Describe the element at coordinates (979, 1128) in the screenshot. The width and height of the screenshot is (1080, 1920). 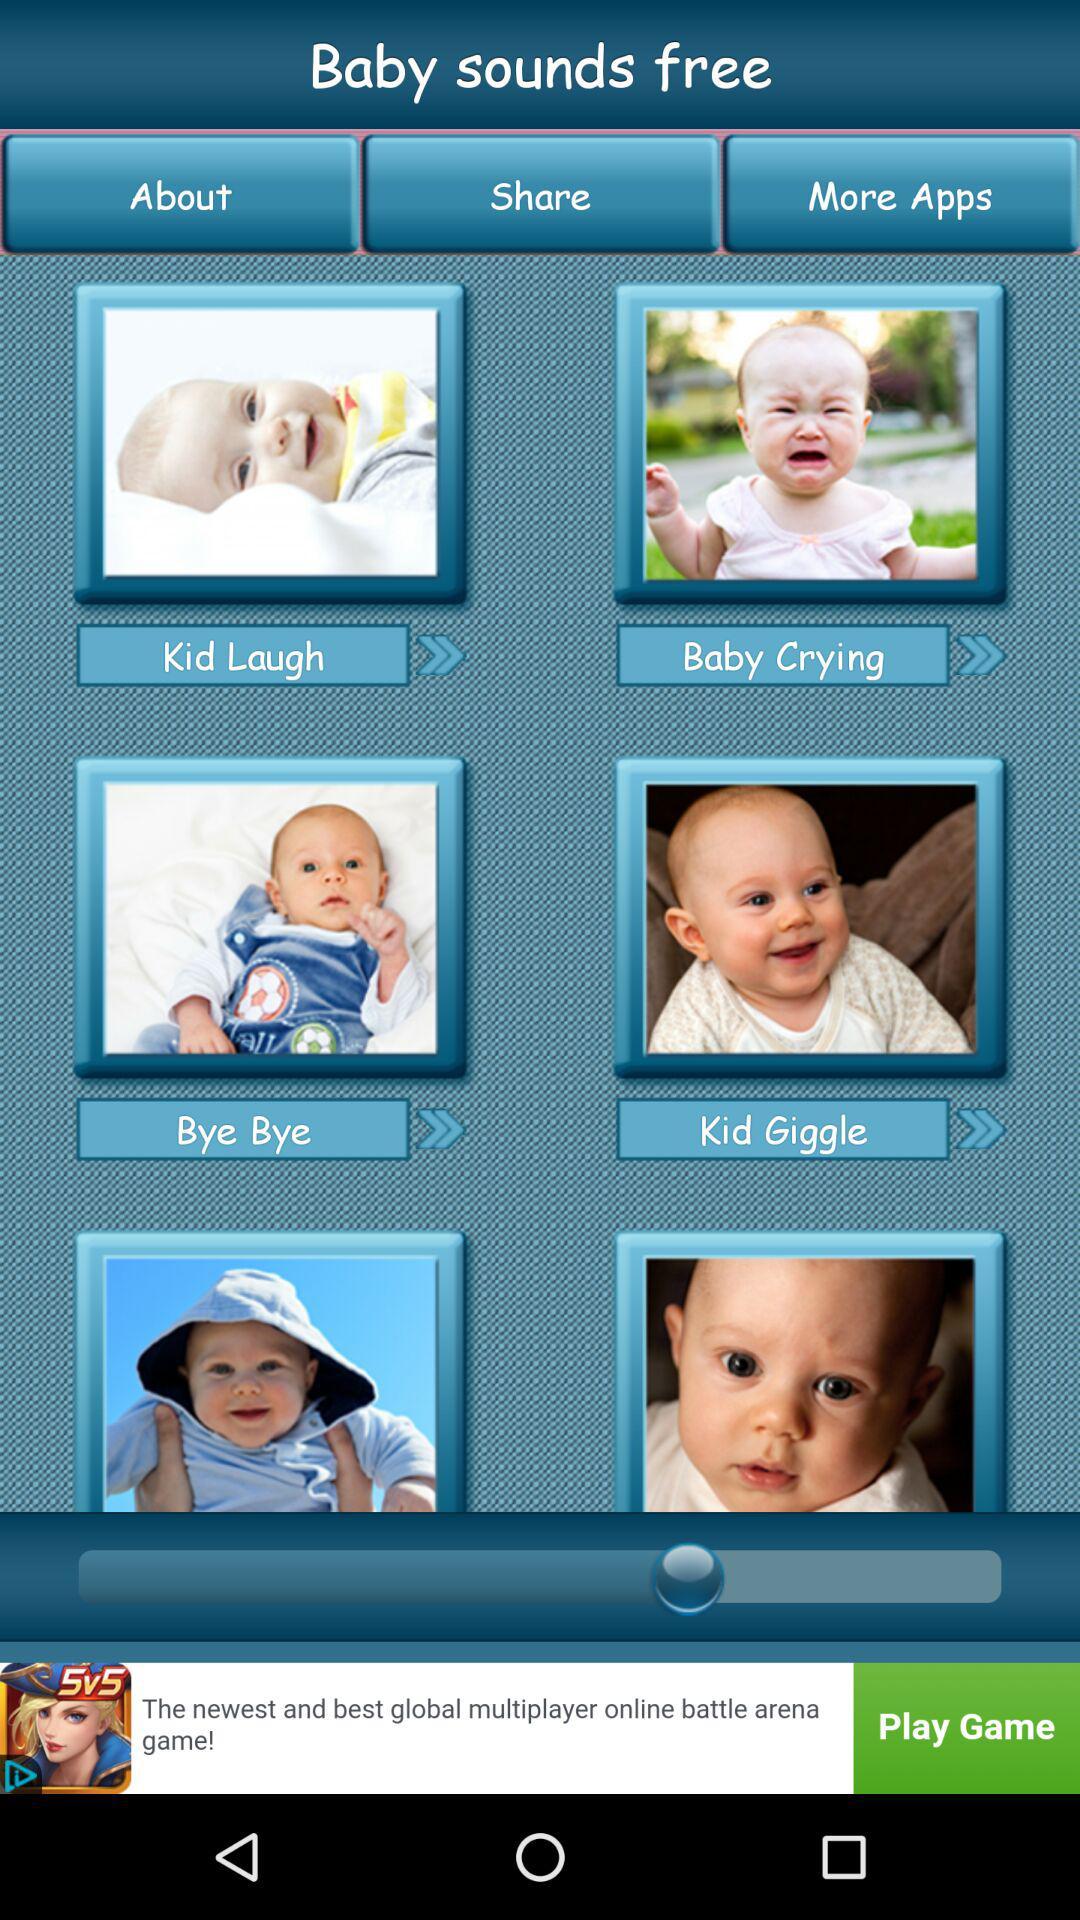
I see `next sound` at that location.